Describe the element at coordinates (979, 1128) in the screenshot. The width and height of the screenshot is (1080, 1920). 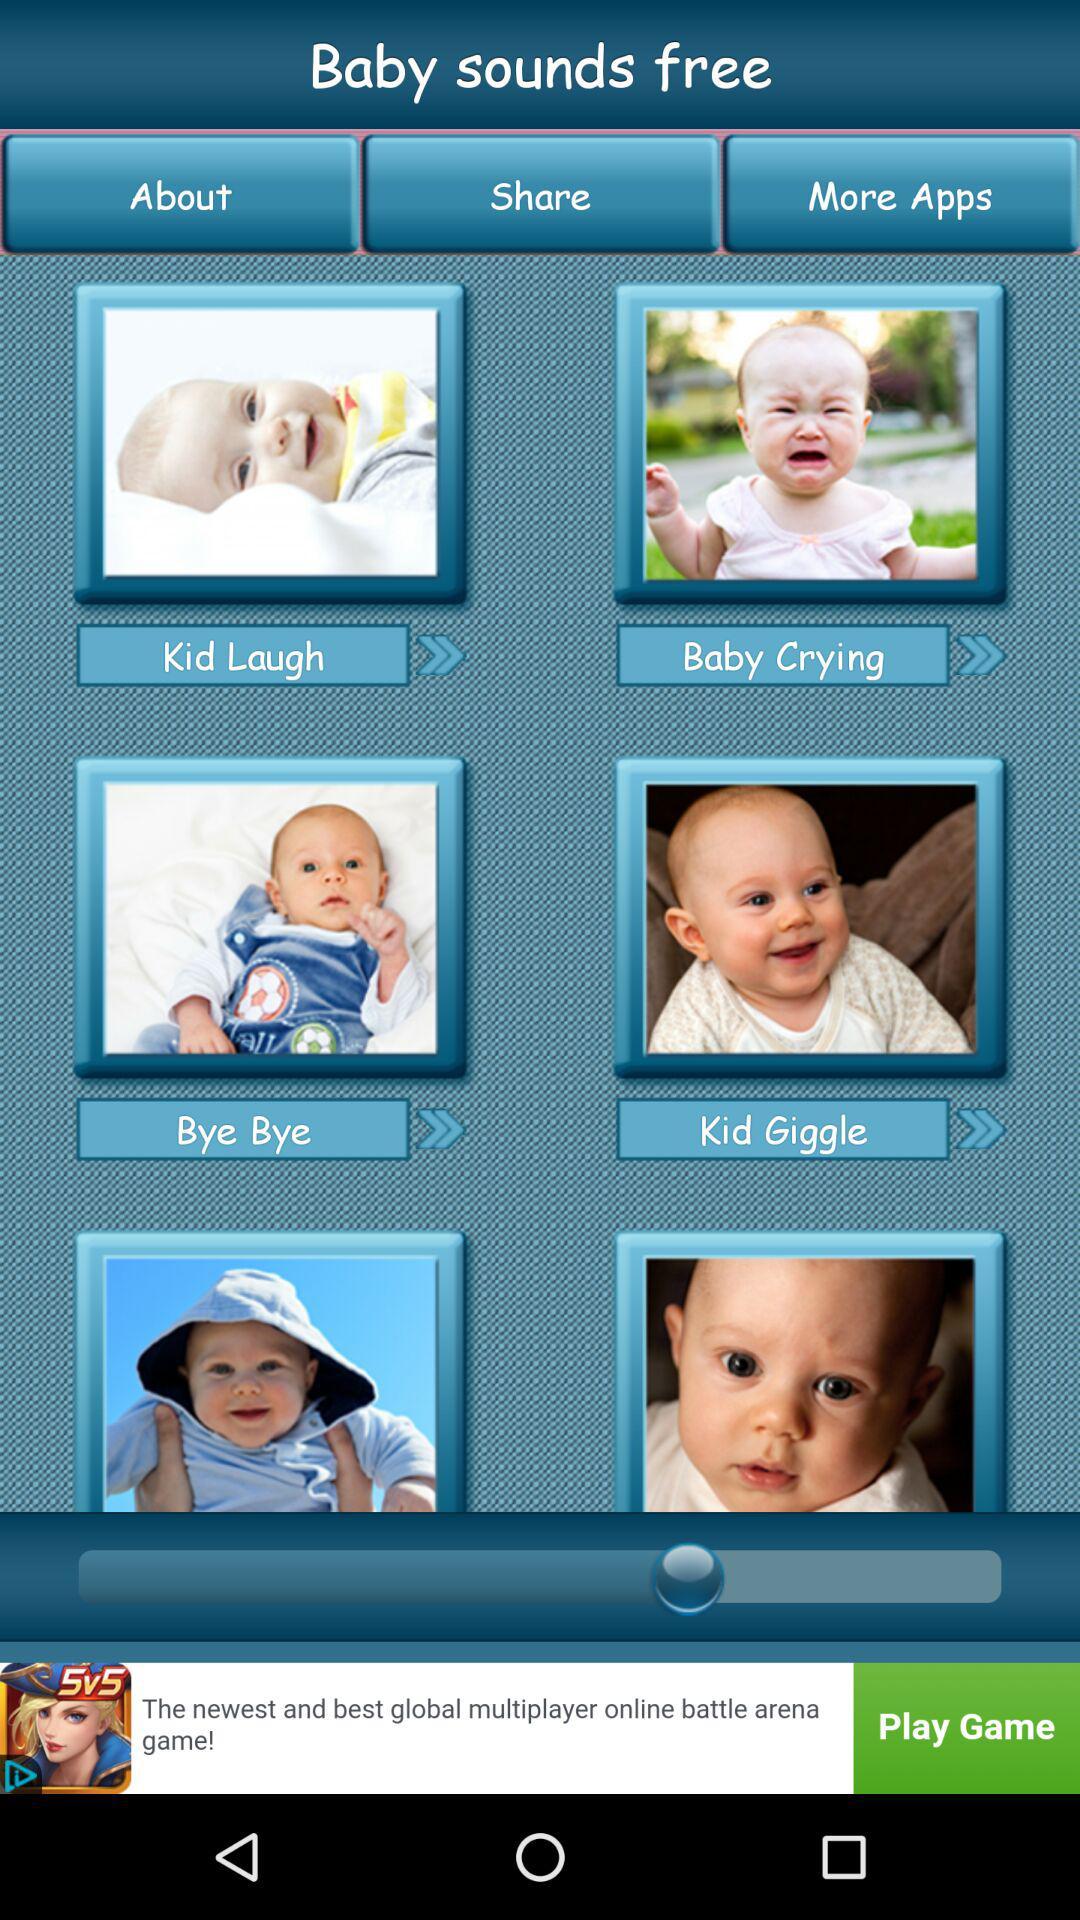
I see `next sound` at that location.